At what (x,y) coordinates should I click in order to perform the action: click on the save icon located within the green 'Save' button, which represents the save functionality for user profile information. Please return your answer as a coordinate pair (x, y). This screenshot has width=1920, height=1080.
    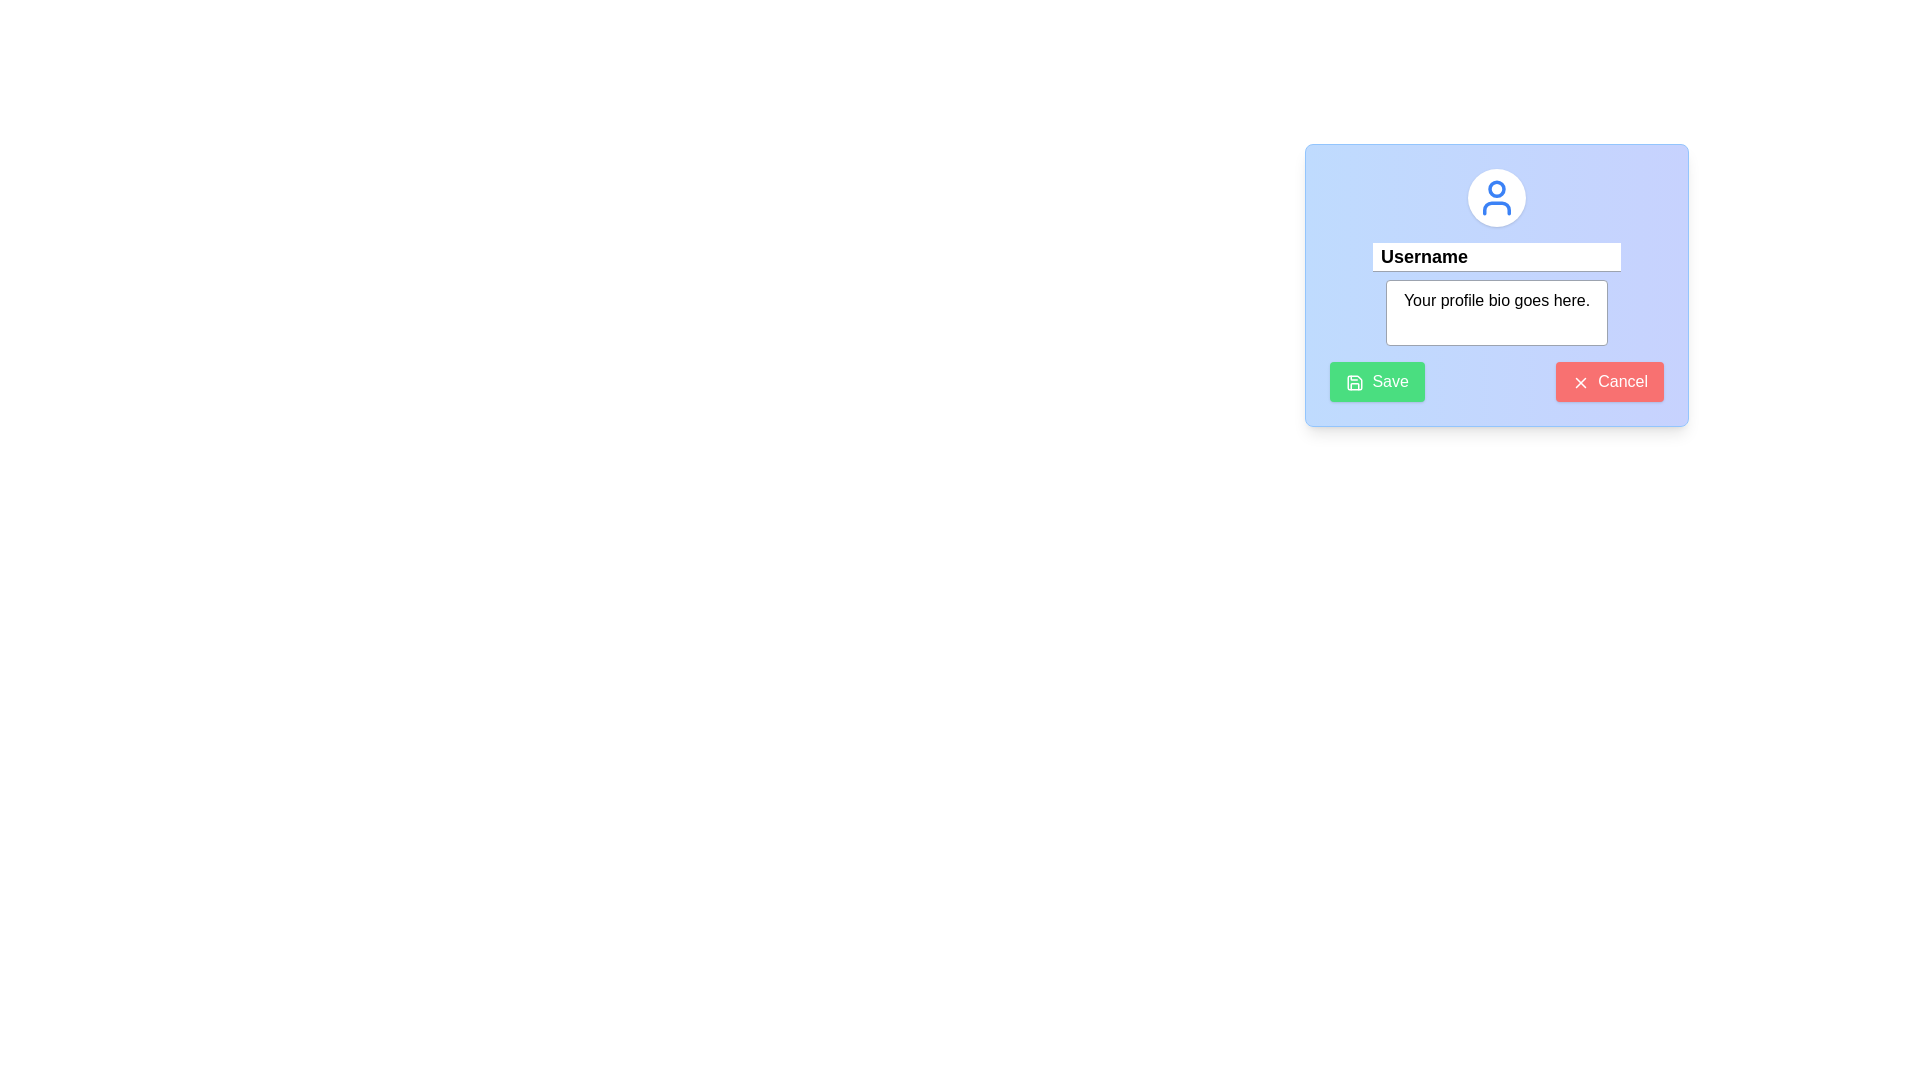
    Looking at the image, I should click on (1354, 381).